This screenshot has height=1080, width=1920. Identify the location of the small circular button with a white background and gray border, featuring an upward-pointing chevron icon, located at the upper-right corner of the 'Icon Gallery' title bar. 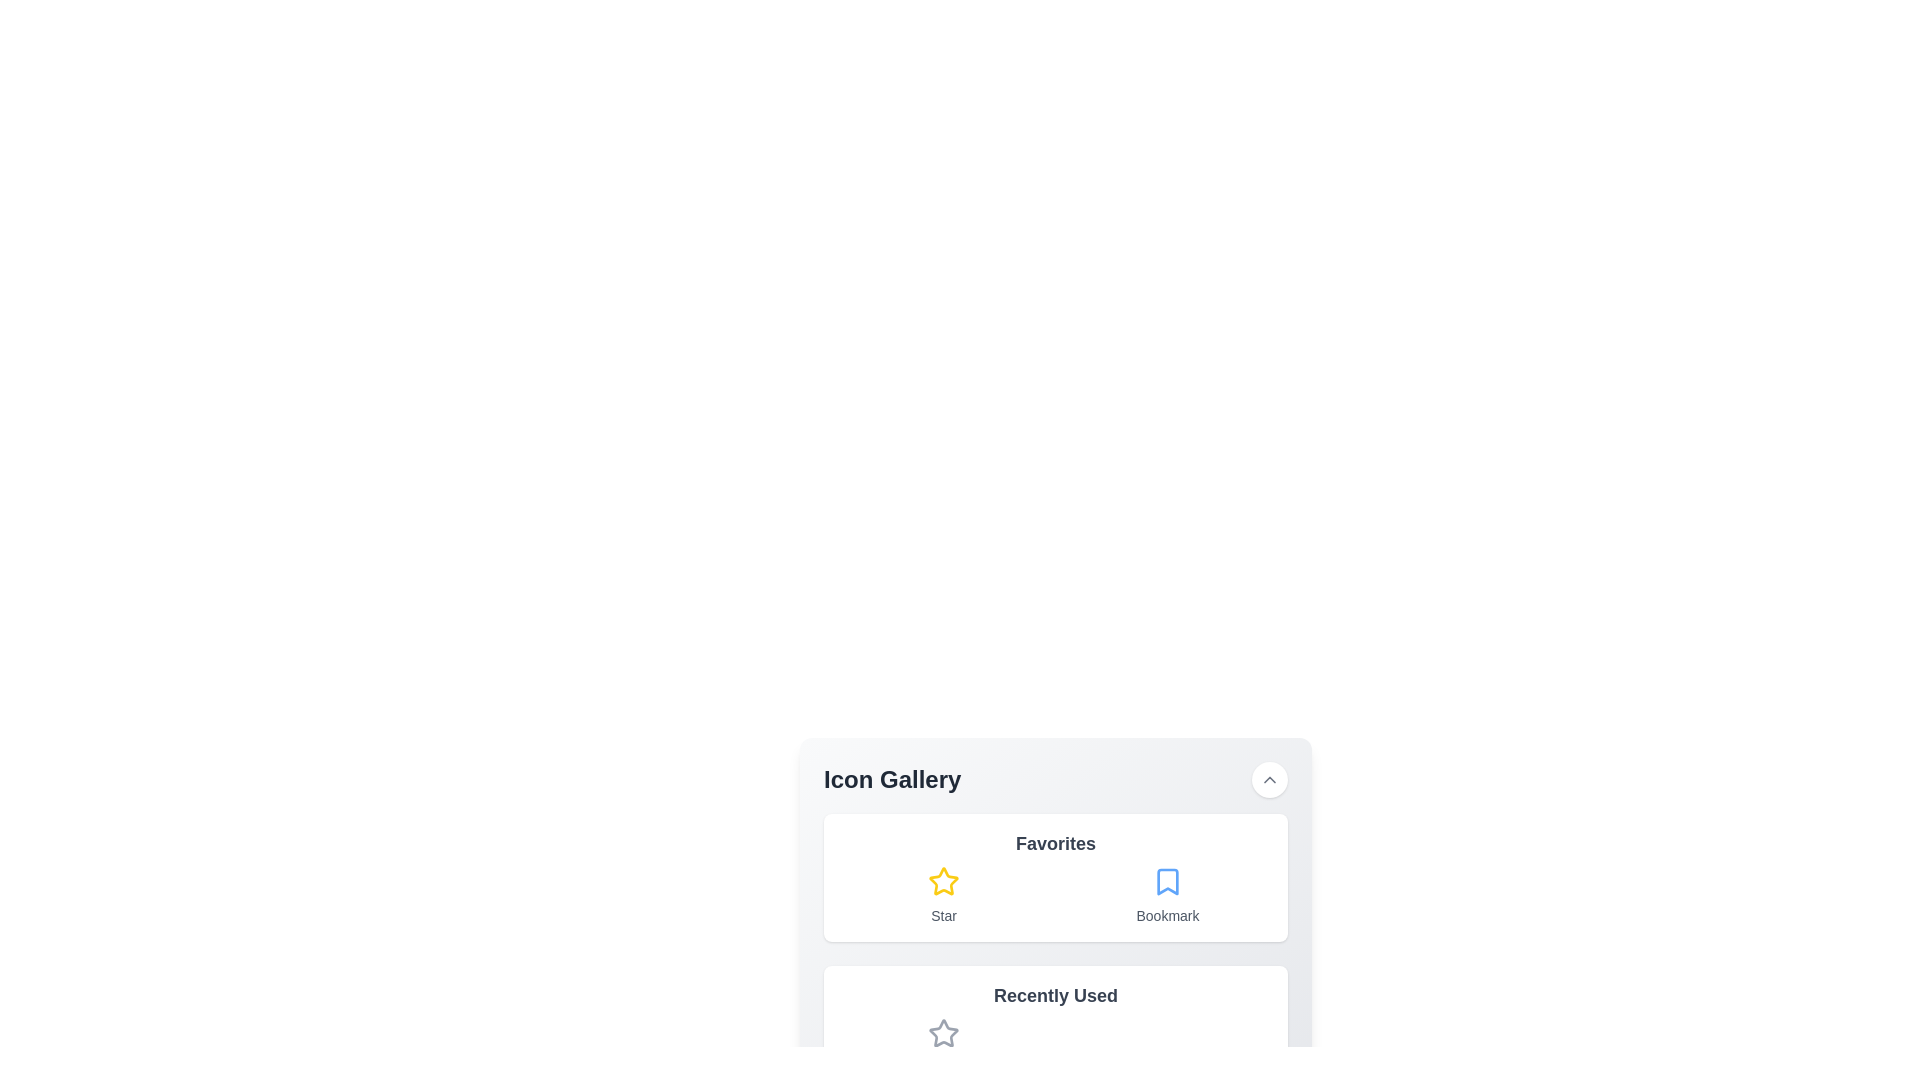
(1269, 778).